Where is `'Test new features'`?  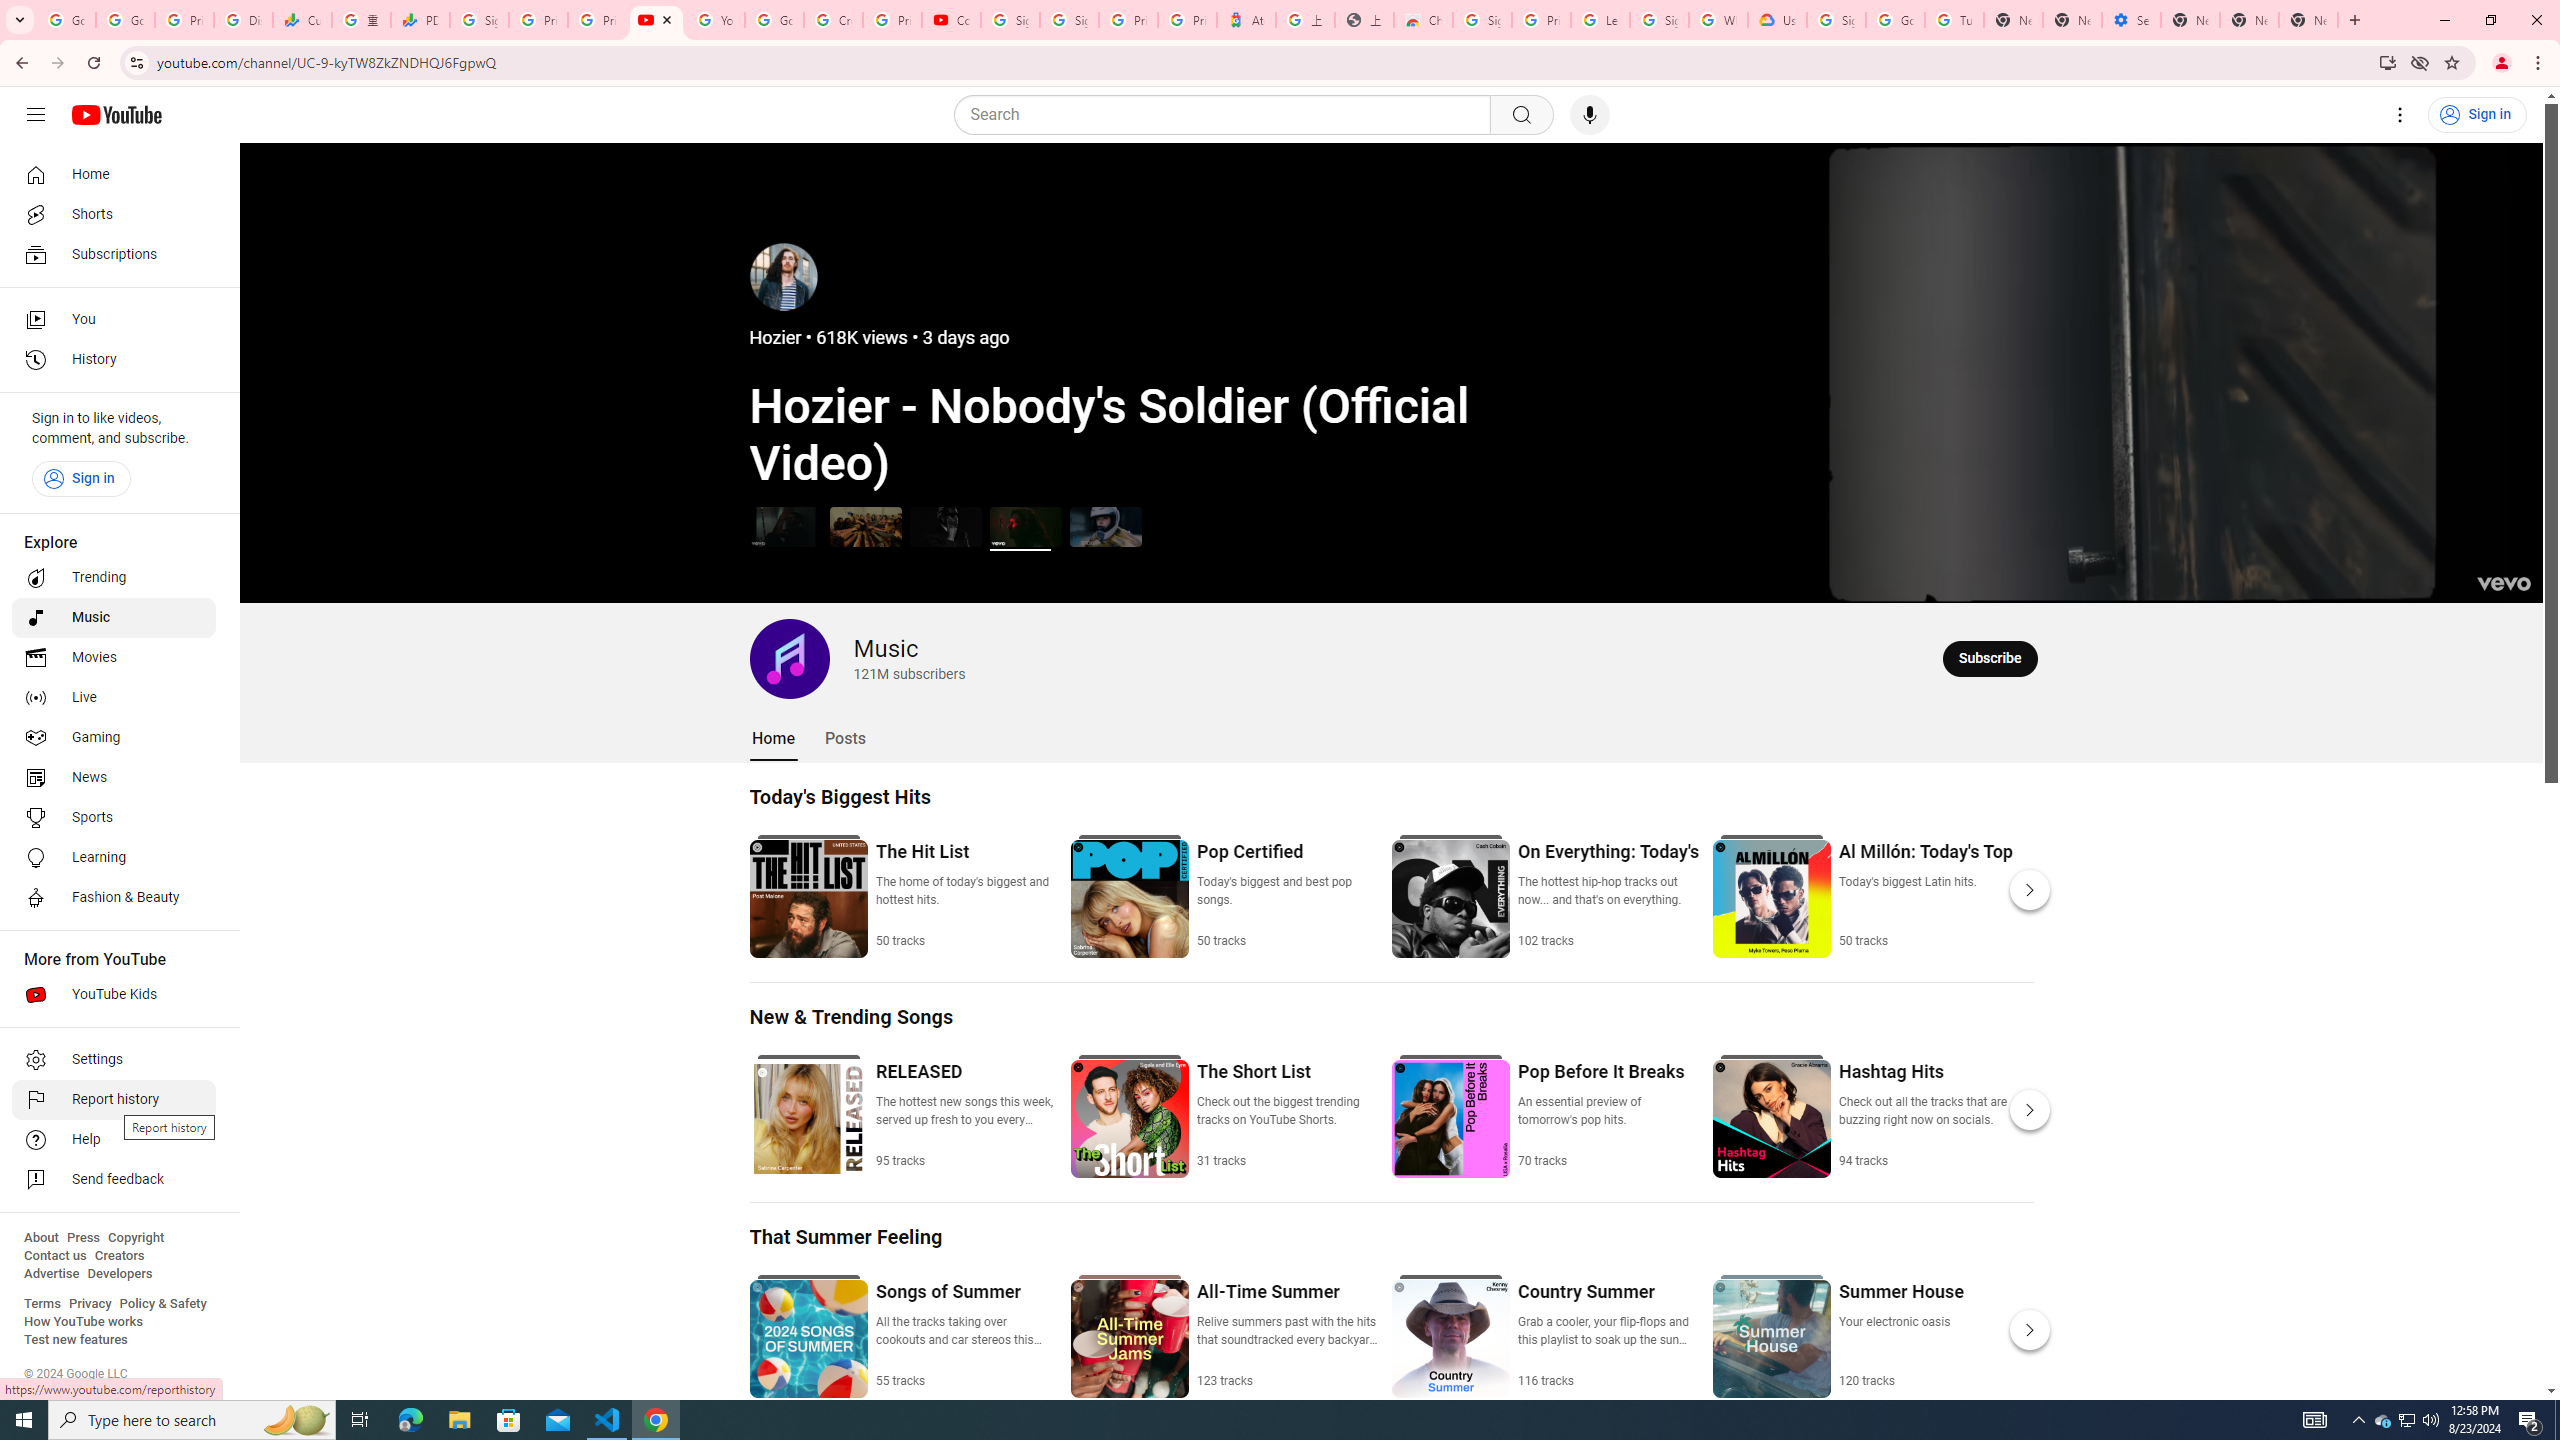 'Test new features' is located at coordinates (74, 1338).